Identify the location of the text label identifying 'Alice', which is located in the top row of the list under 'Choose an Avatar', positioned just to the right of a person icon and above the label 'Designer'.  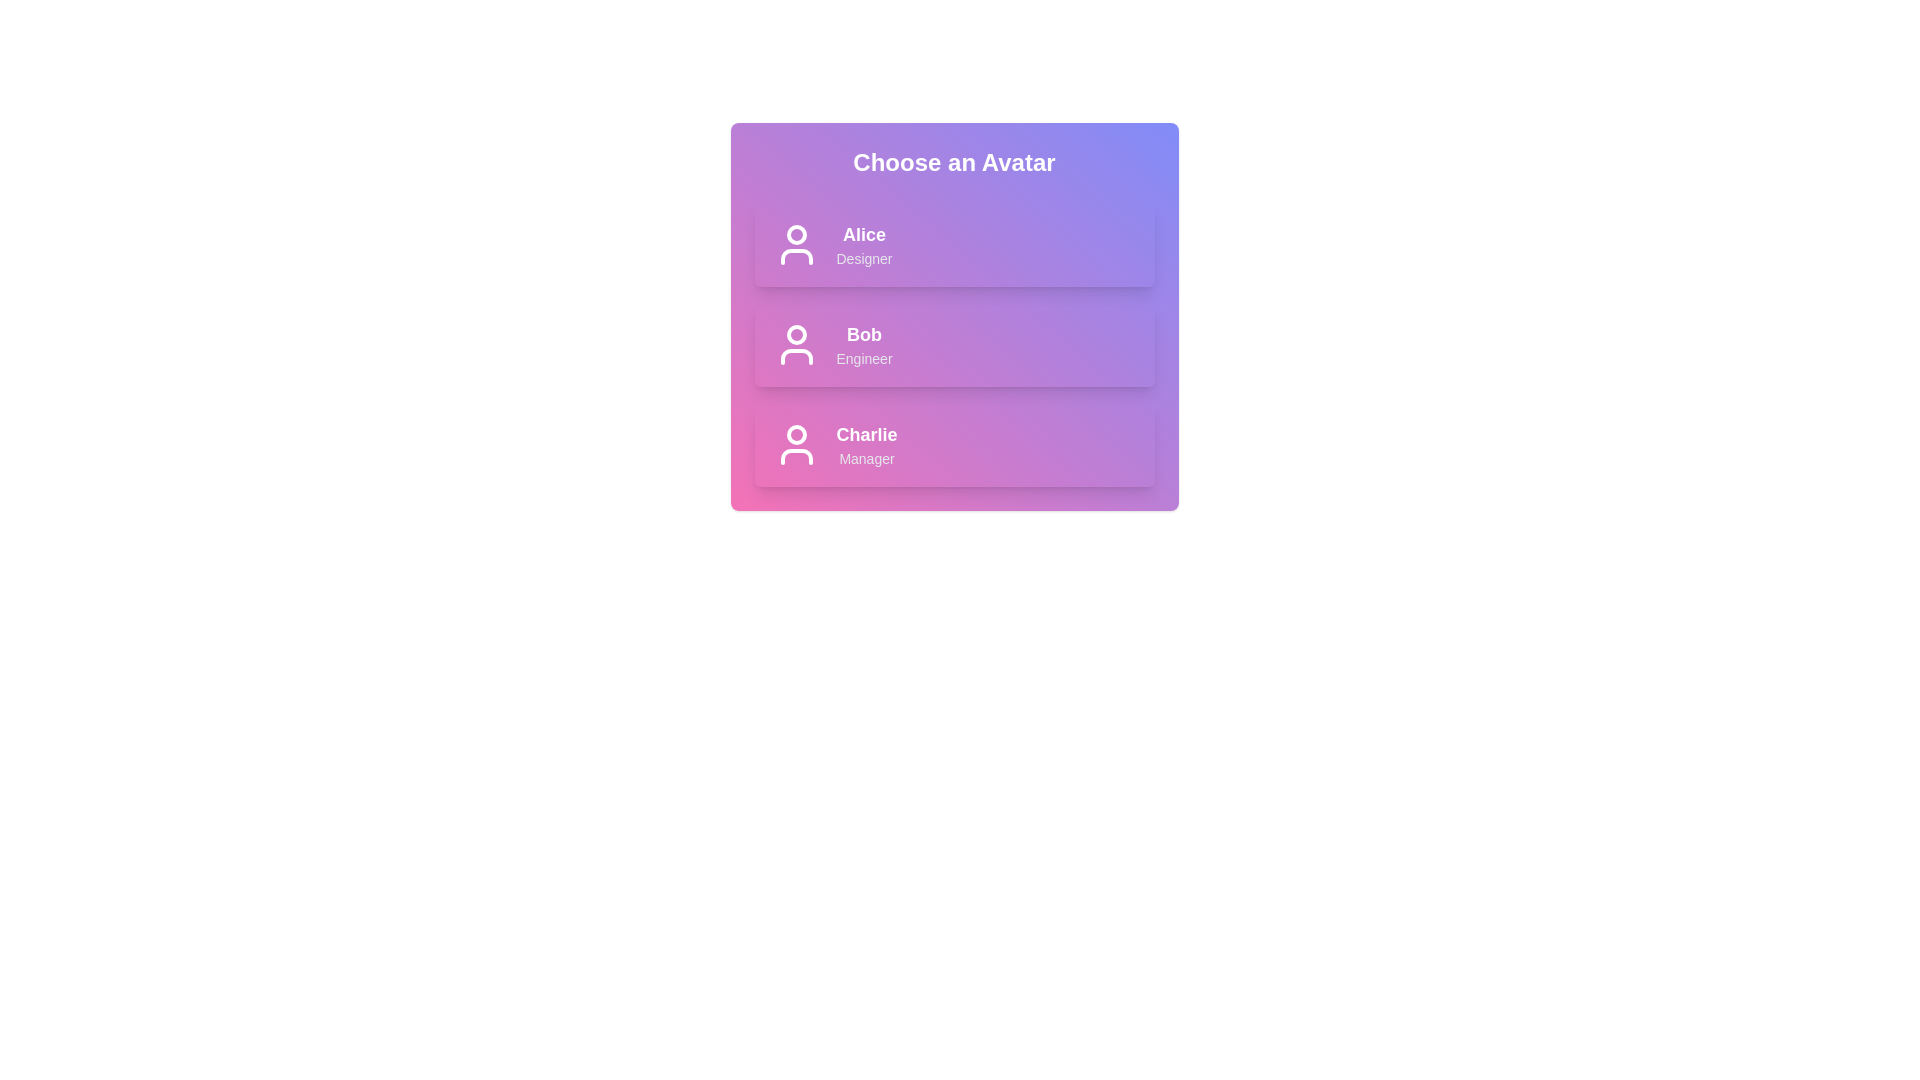
(864, 234).